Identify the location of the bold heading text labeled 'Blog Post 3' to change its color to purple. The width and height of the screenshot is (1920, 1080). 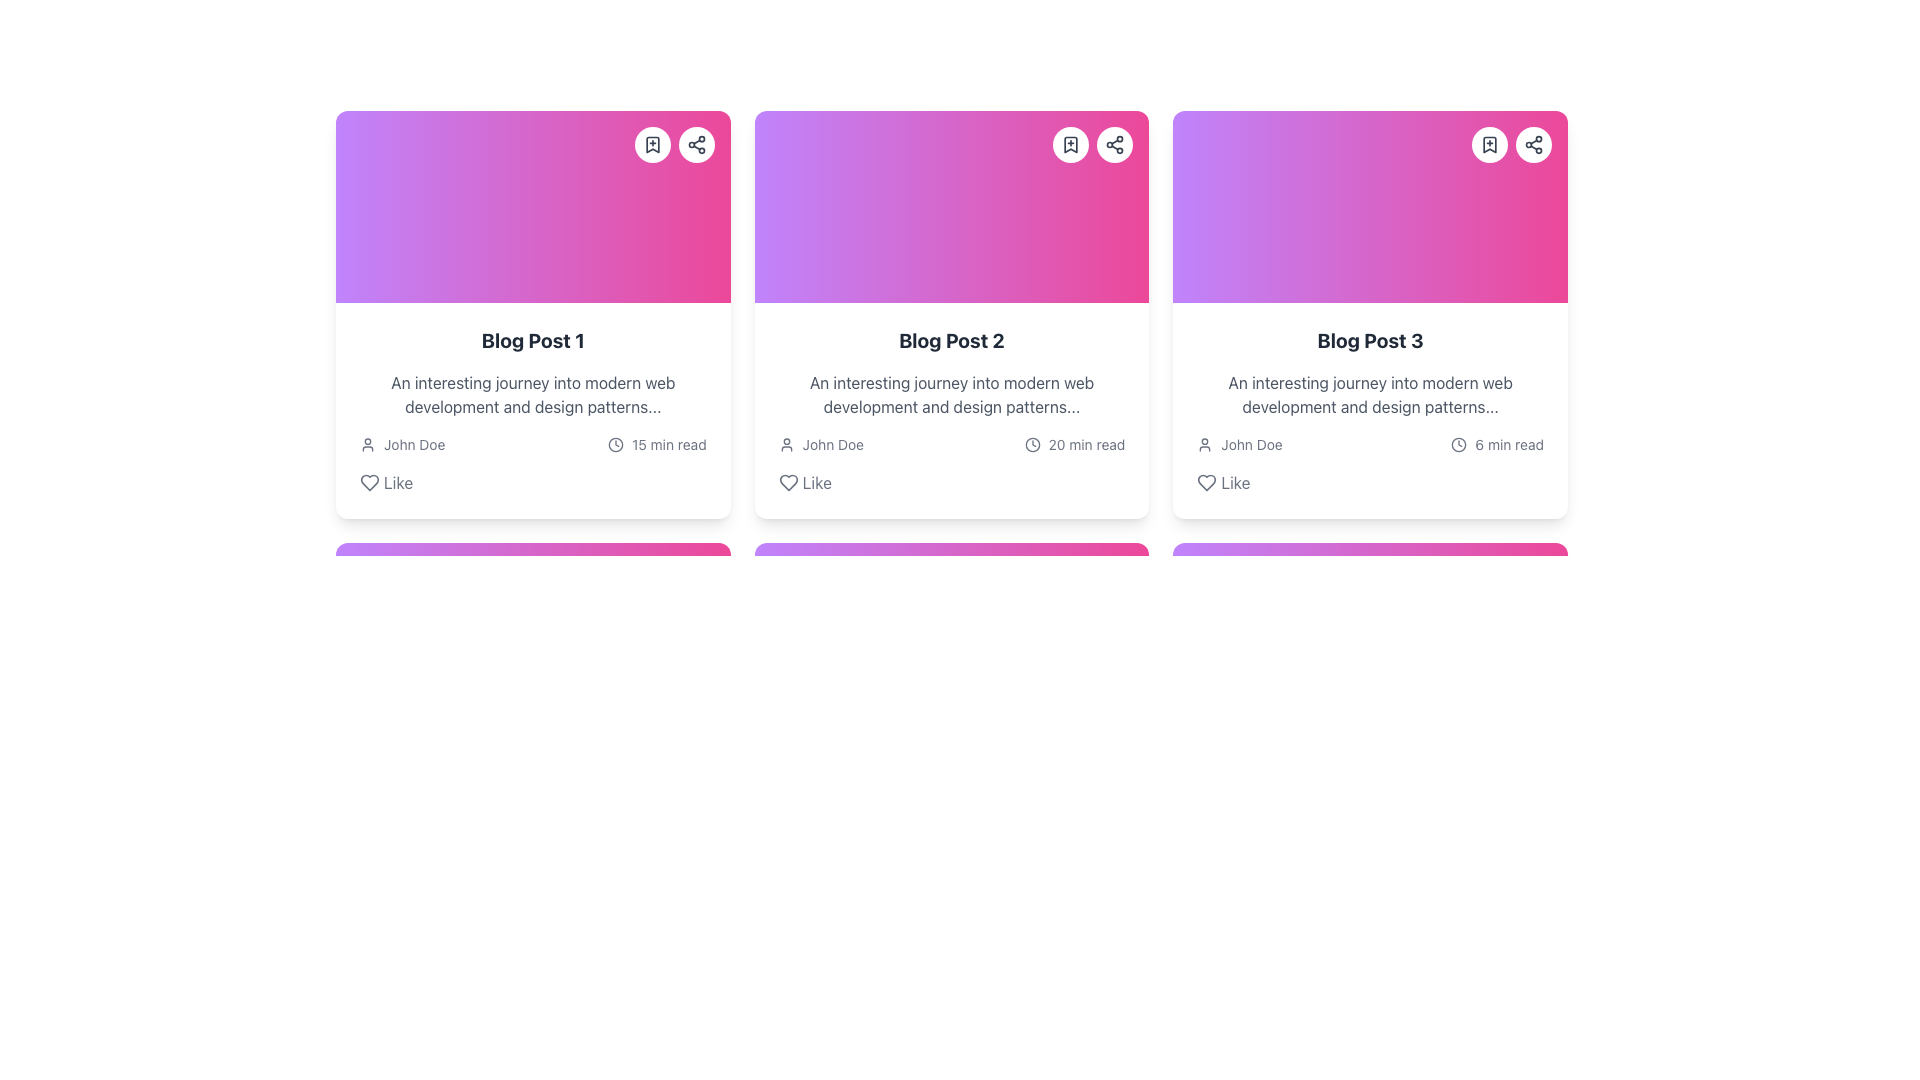
(1369, 339).